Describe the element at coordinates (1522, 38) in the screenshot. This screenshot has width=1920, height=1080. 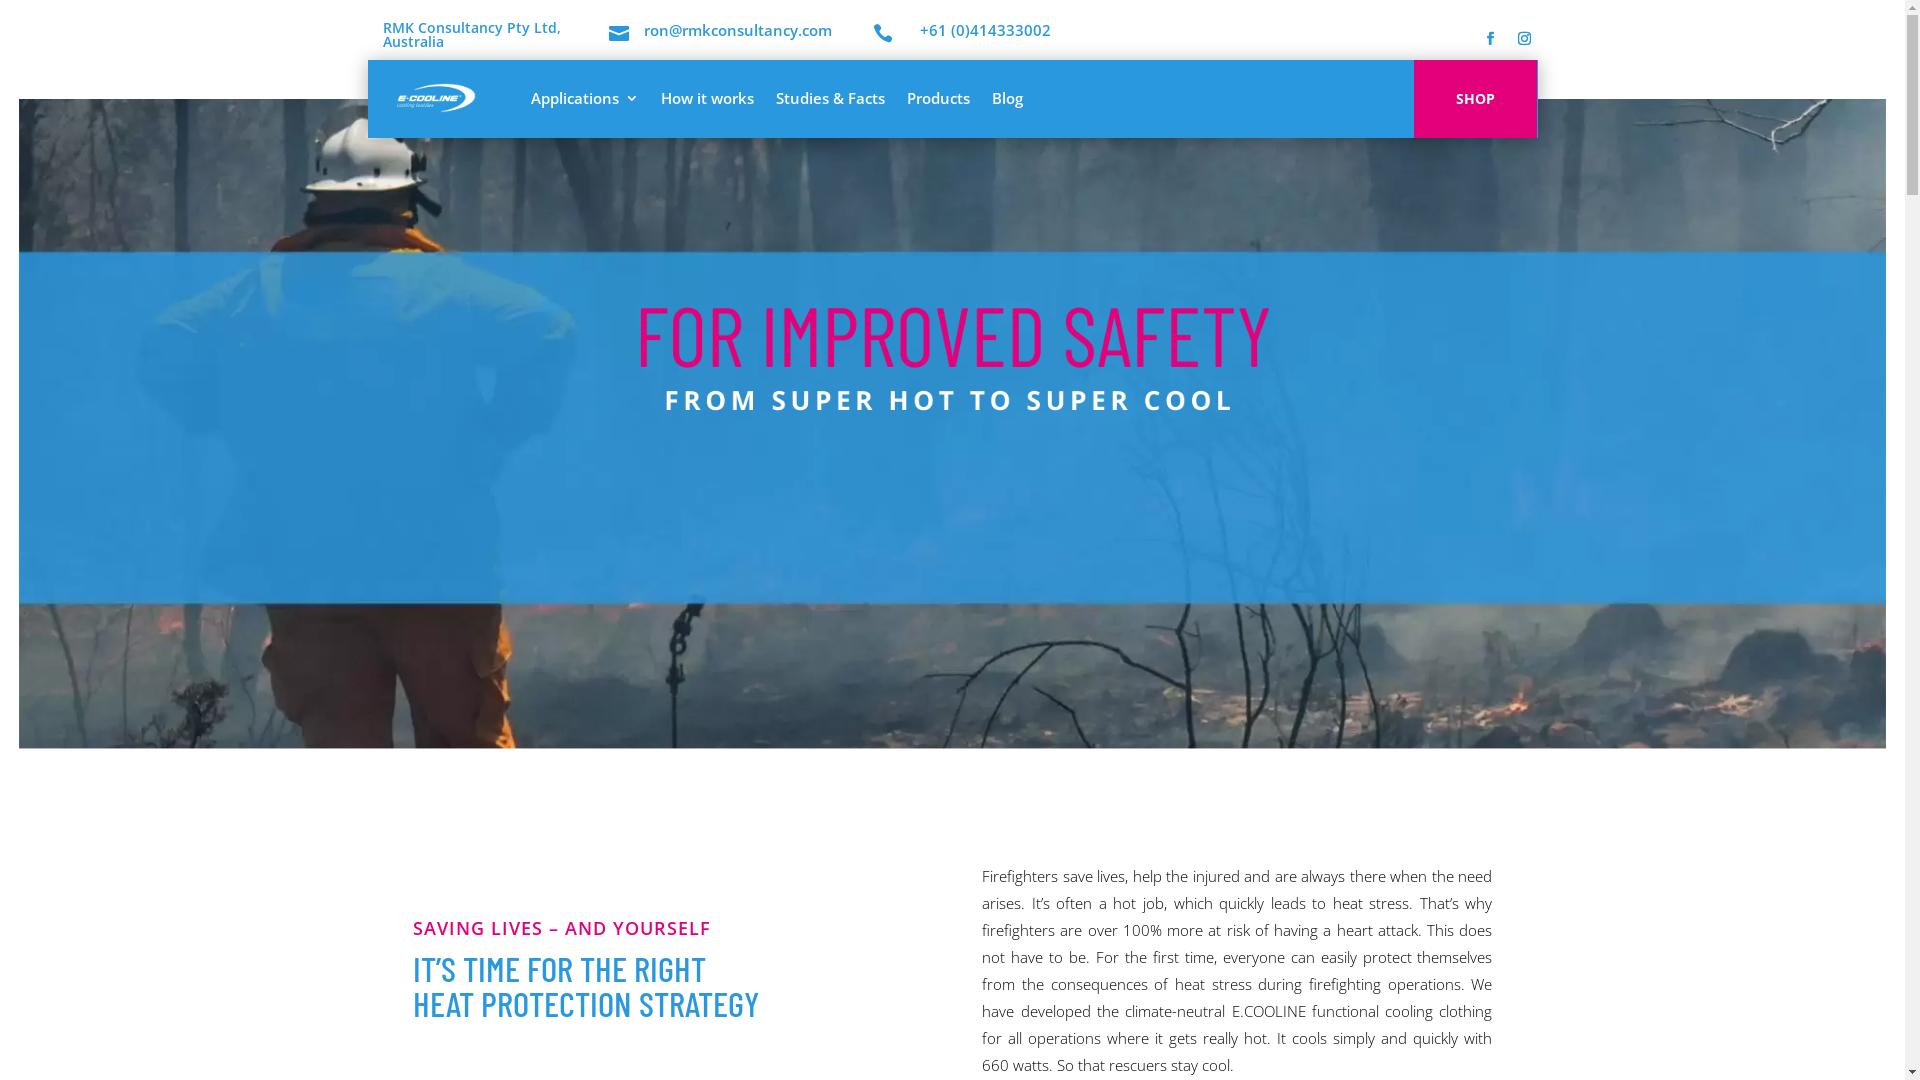
I see `'Follow on Instagram'` at that location.